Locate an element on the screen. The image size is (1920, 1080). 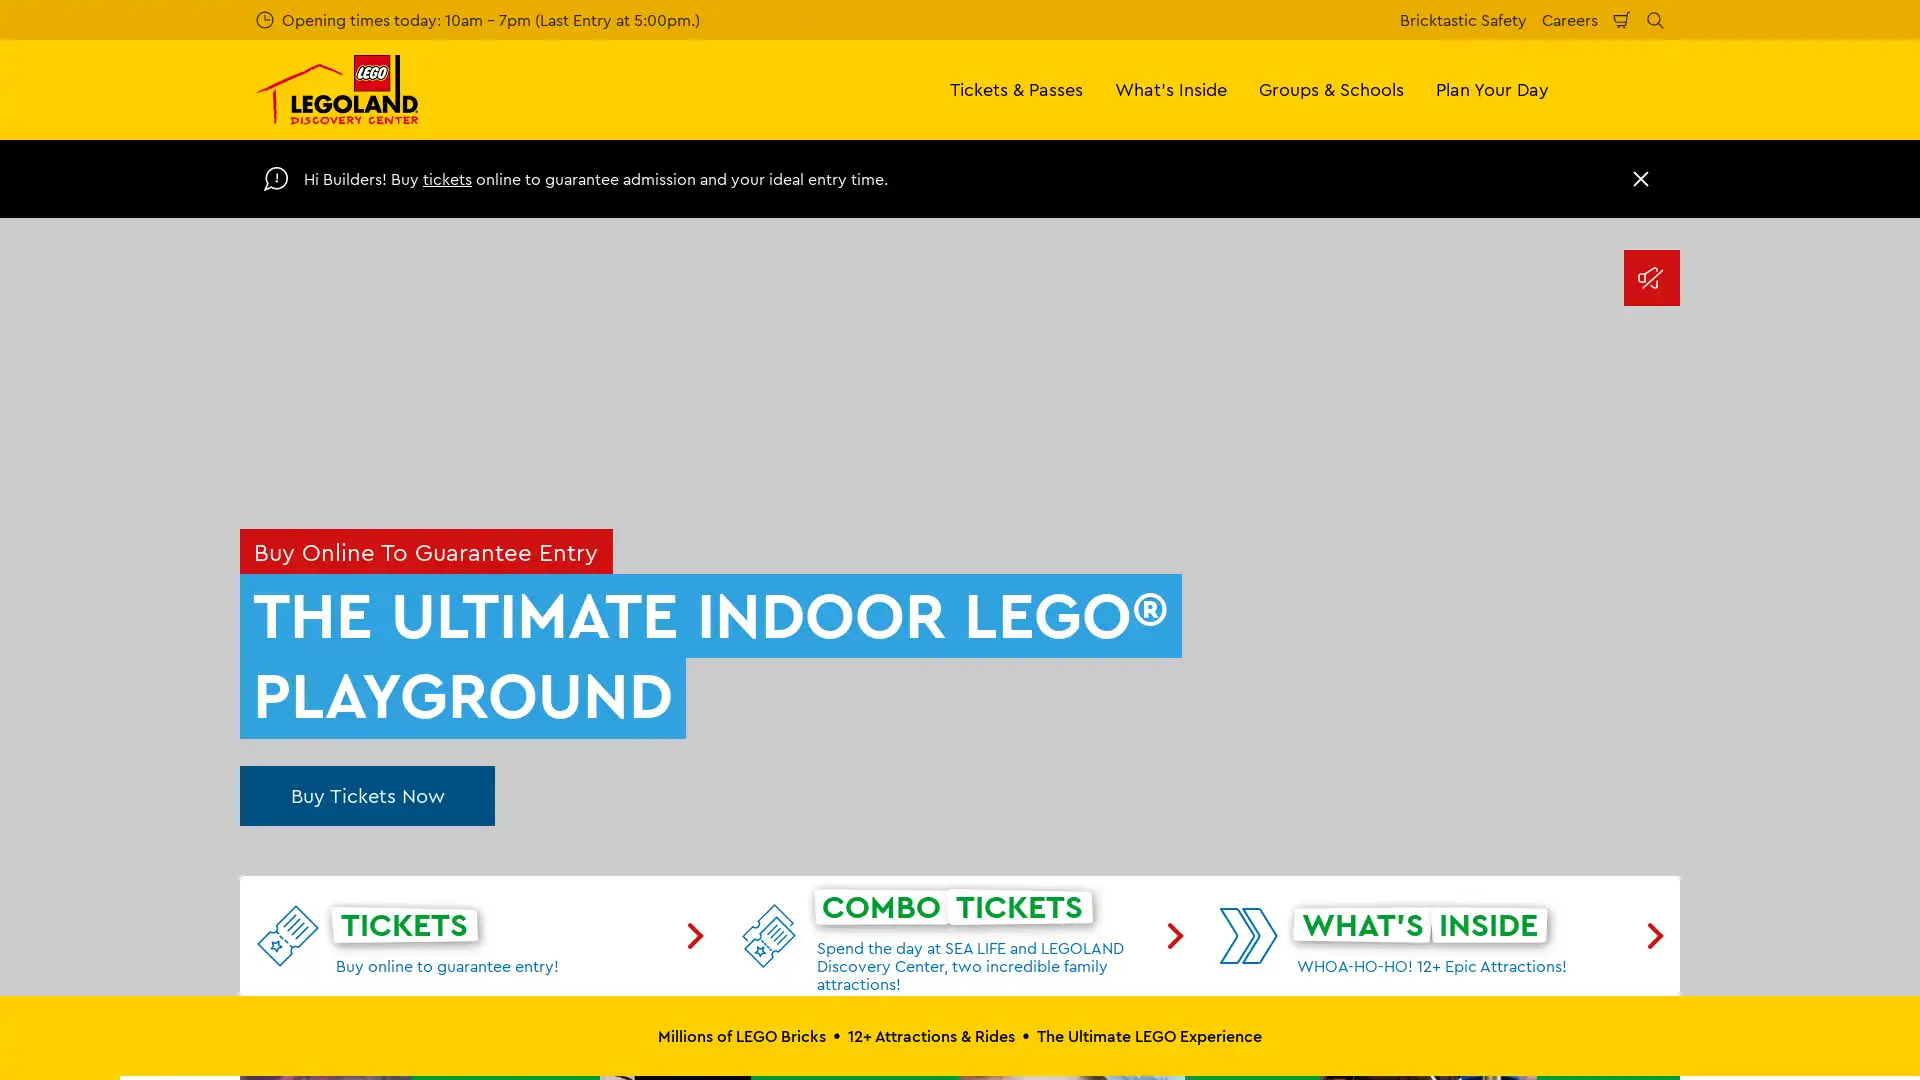
Tickets & Passes is located at coordinates (1016, 88).